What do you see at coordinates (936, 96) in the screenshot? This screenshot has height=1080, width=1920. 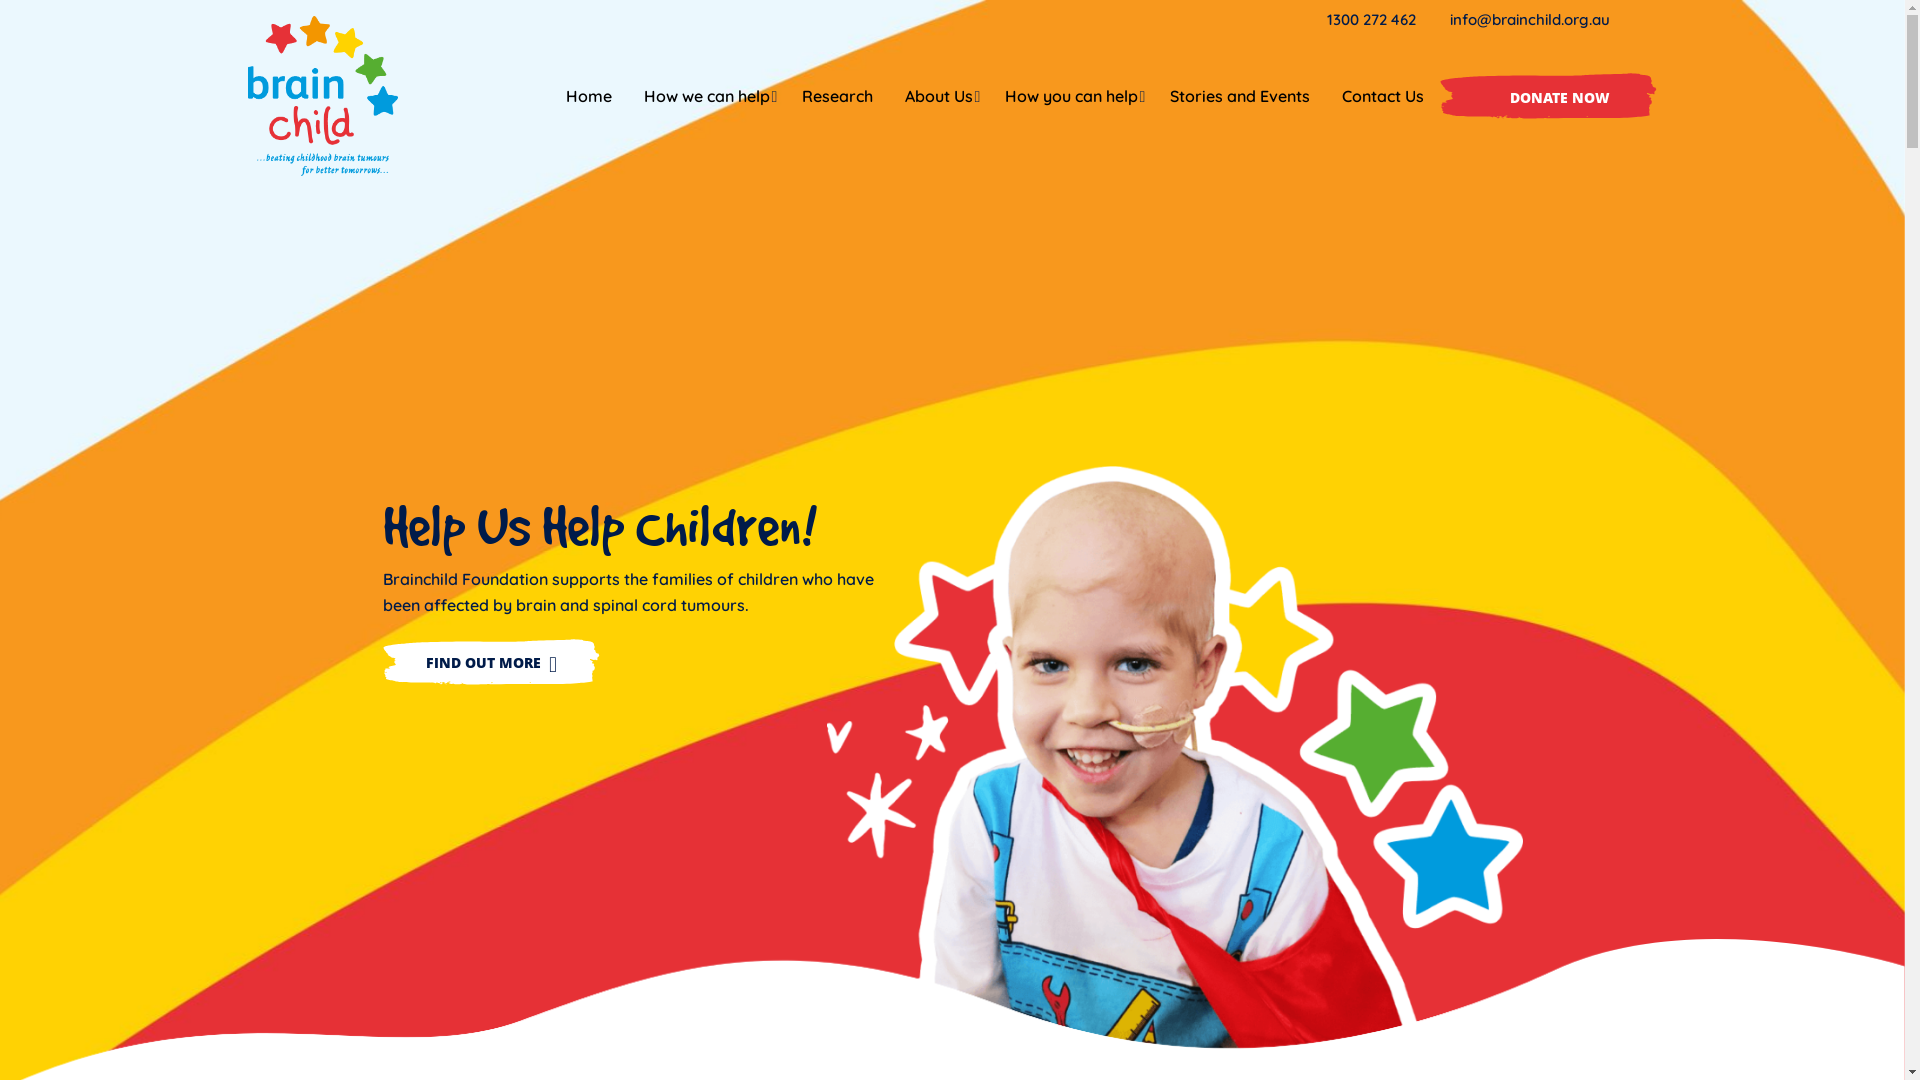 I see `'About Us'` at bounding box center [936, 96].